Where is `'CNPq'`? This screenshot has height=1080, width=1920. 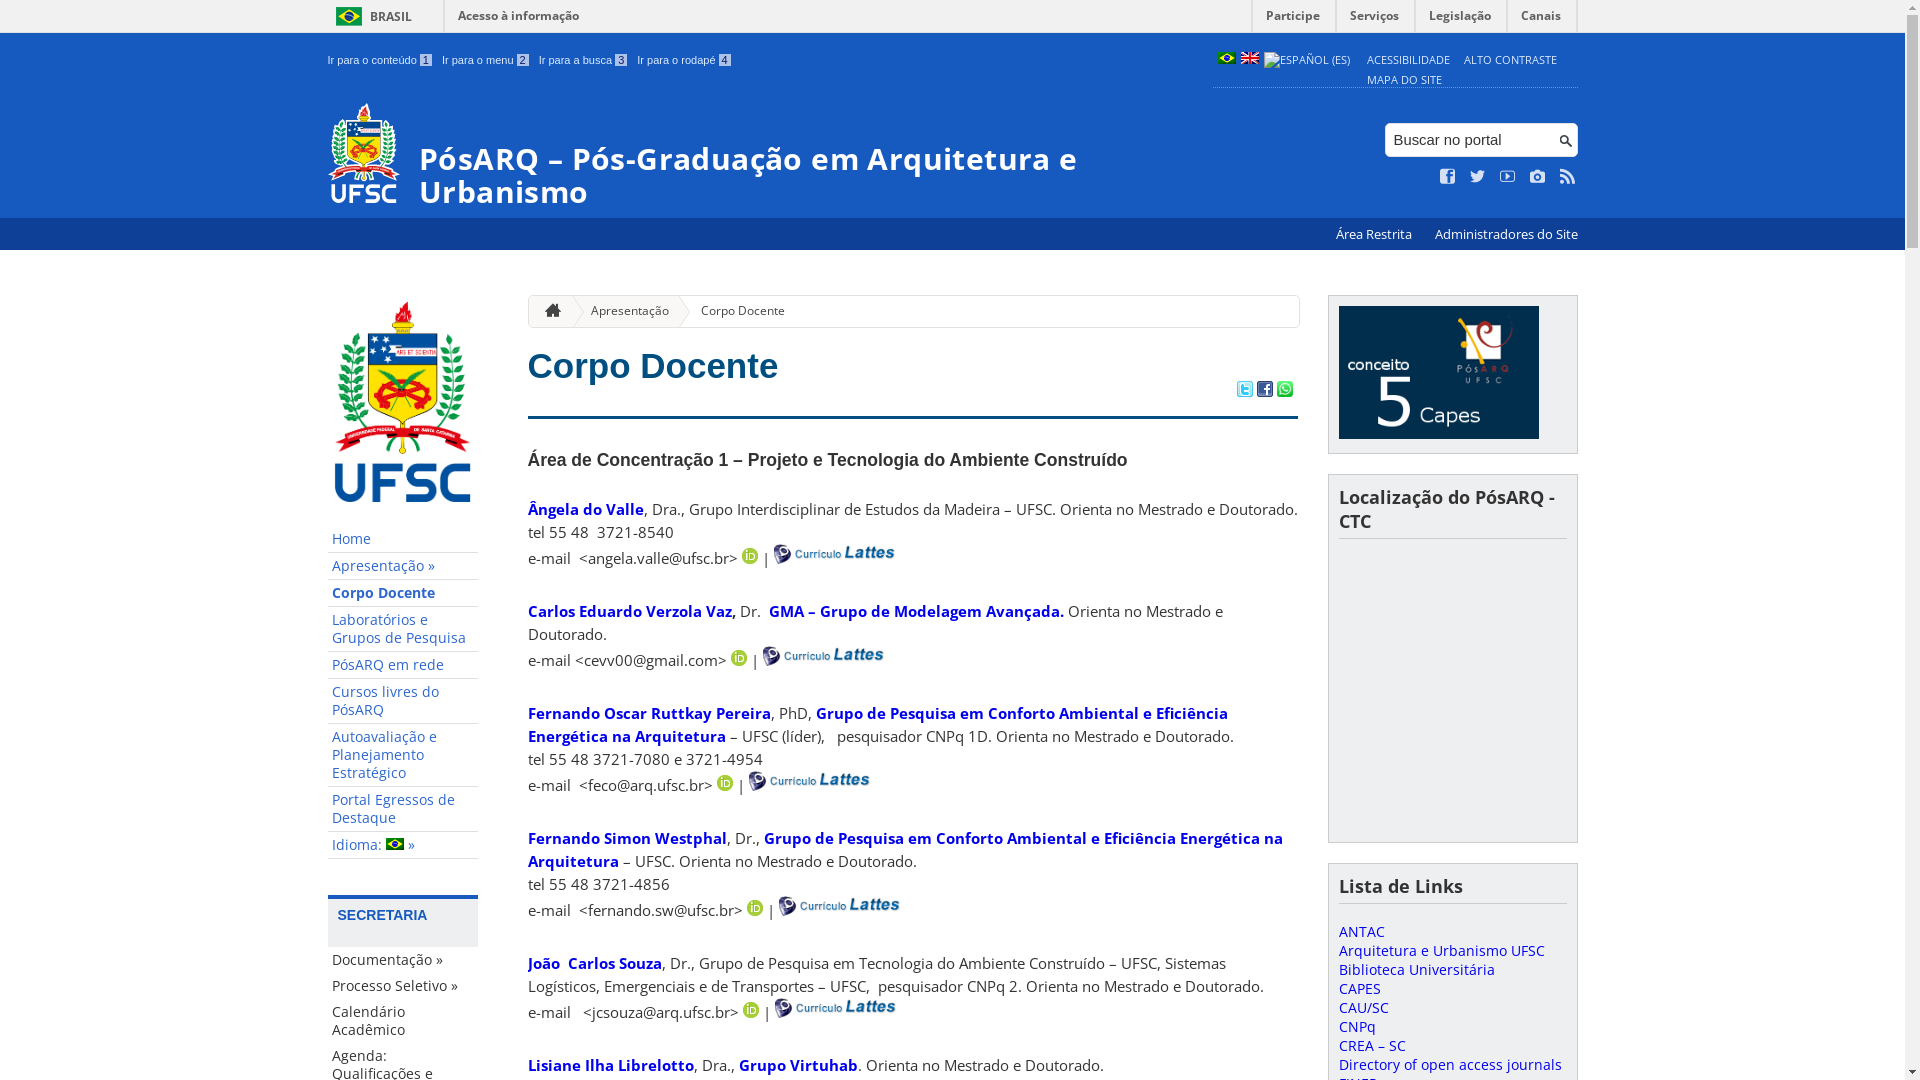 'CNPq' is located at coordinates (1356, 1026).